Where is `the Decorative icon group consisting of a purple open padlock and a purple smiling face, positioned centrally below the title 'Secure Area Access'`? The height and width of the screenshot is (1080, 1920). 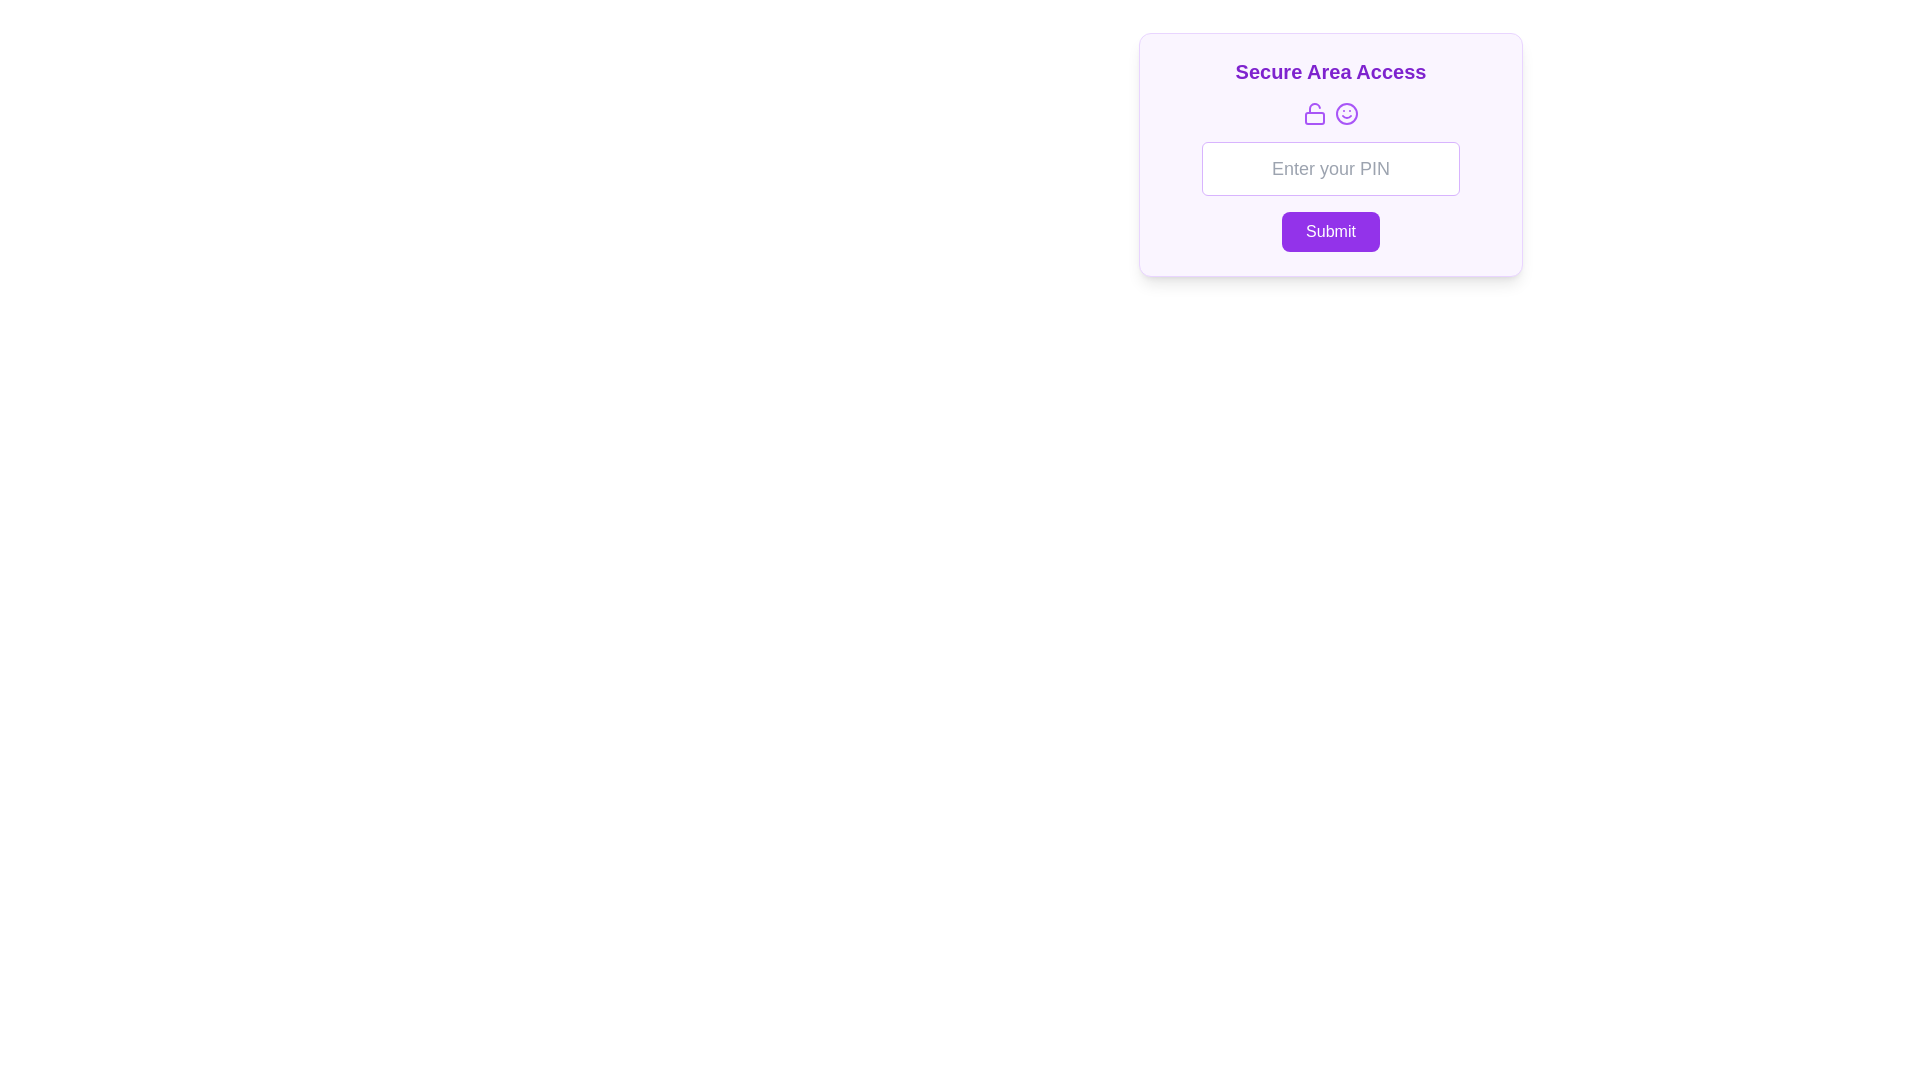 the Decorative icon group consisting of a purple open padlock and a purple smiling face, positioned centrally below the title 'Secure Area Access' is located at coordinates (1330, 114).